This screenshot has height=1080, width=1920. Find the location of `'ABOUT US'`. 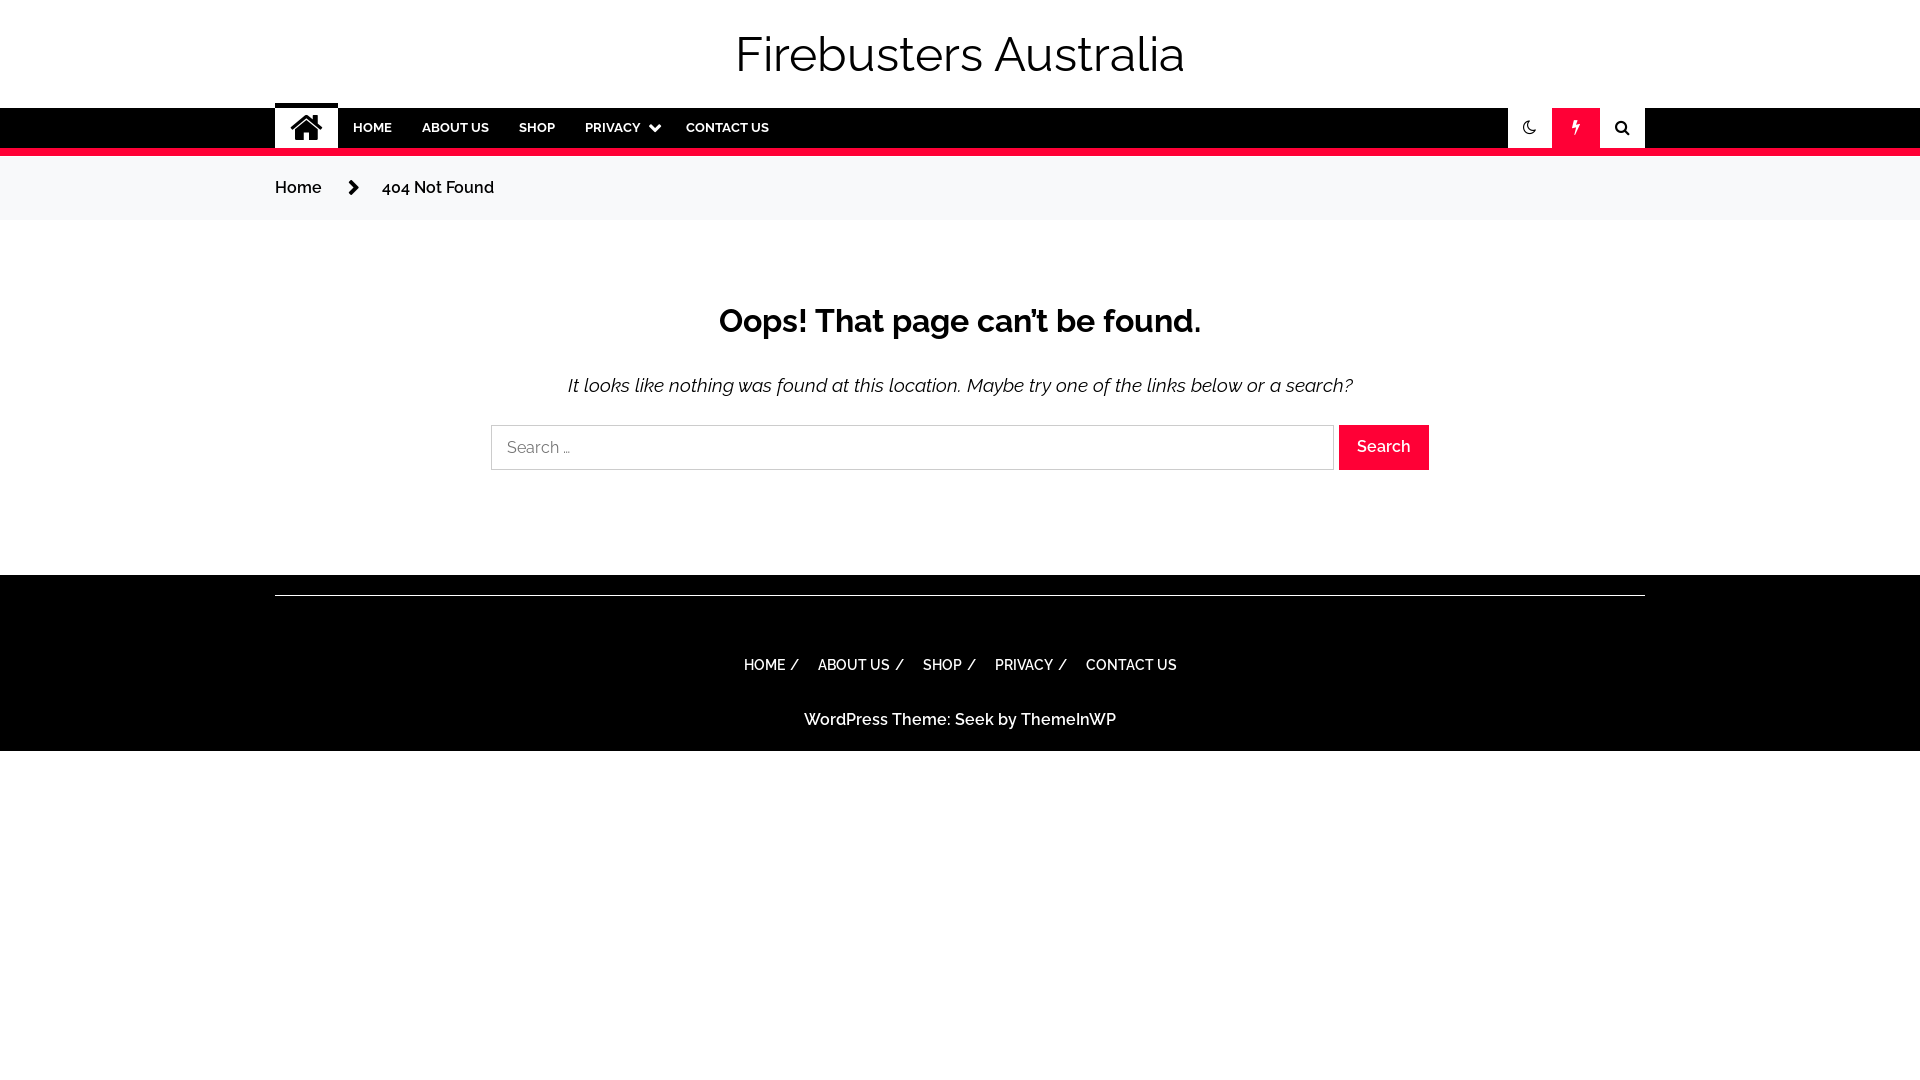

'ABOUT US' is located at coordinates (454, 127).